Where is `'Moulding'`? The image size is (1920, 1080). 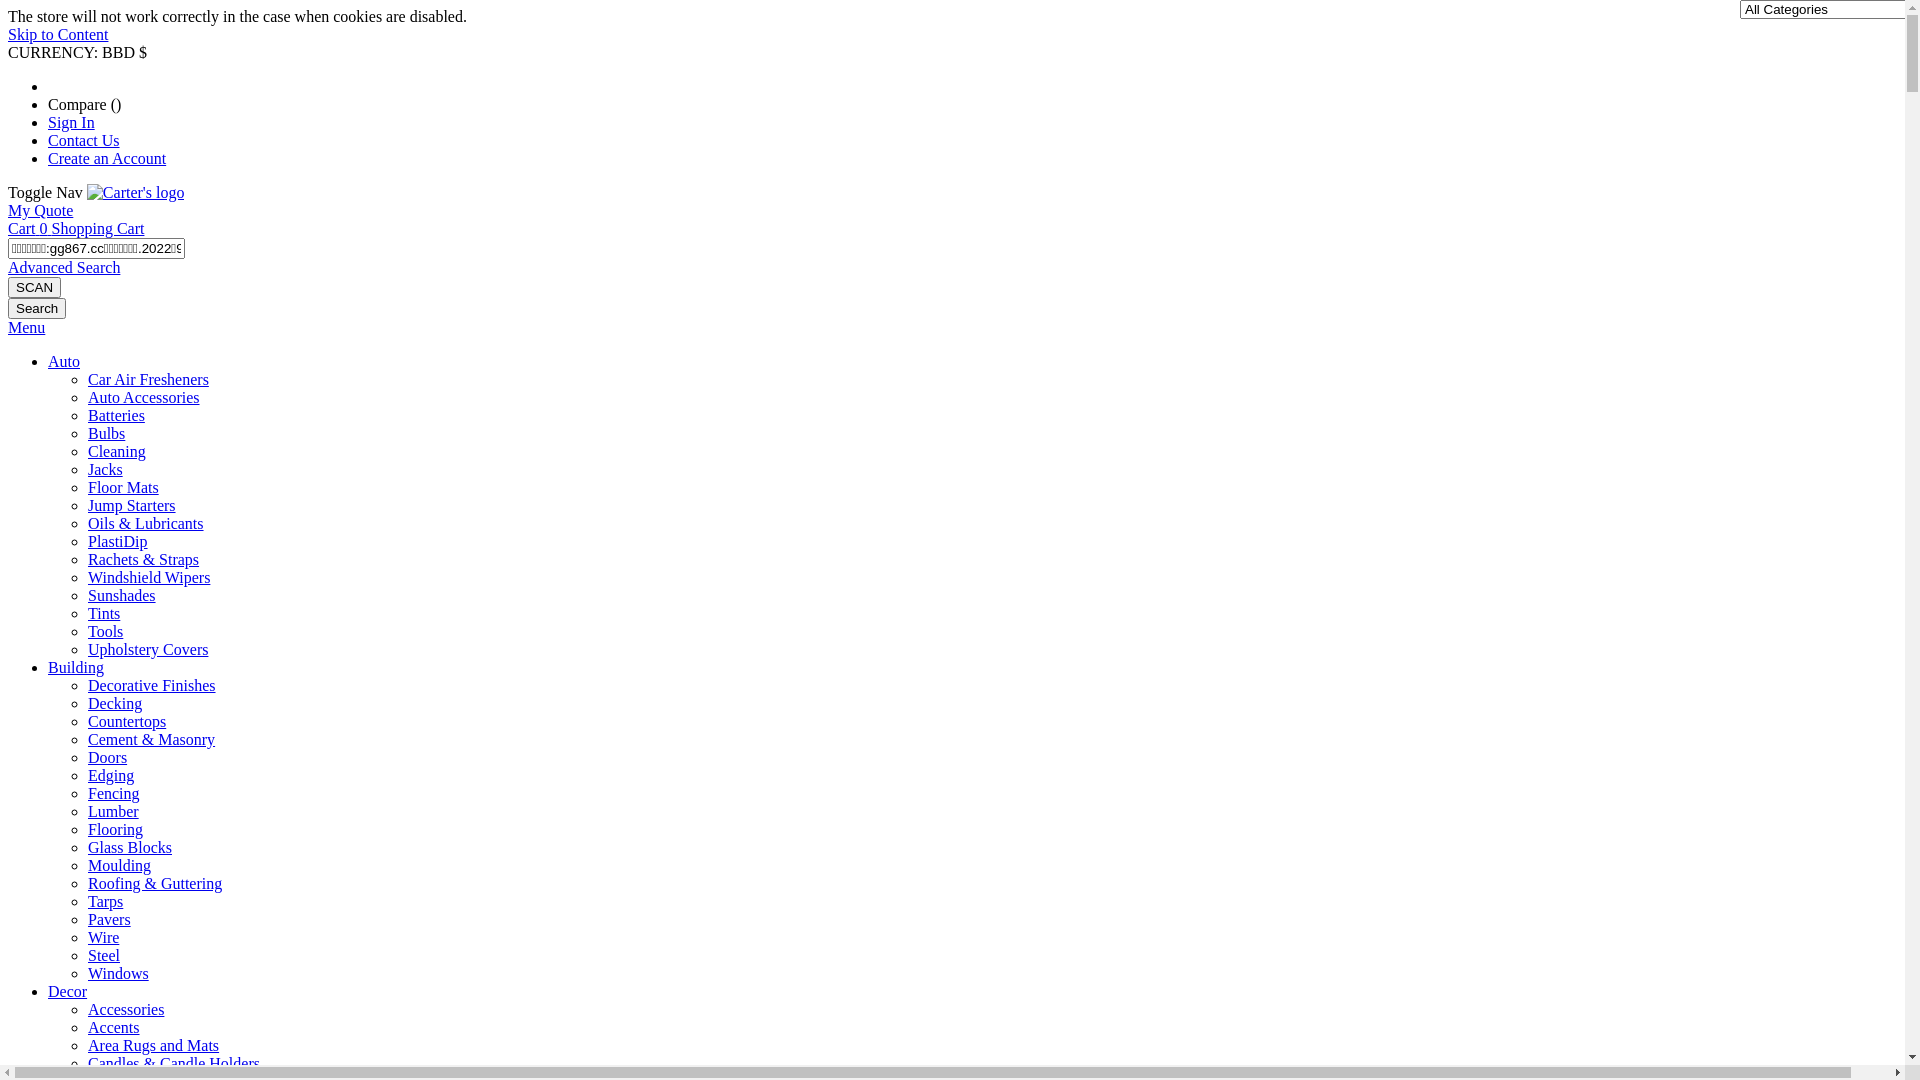
'Moulding' is located at coordinates (118, 864).